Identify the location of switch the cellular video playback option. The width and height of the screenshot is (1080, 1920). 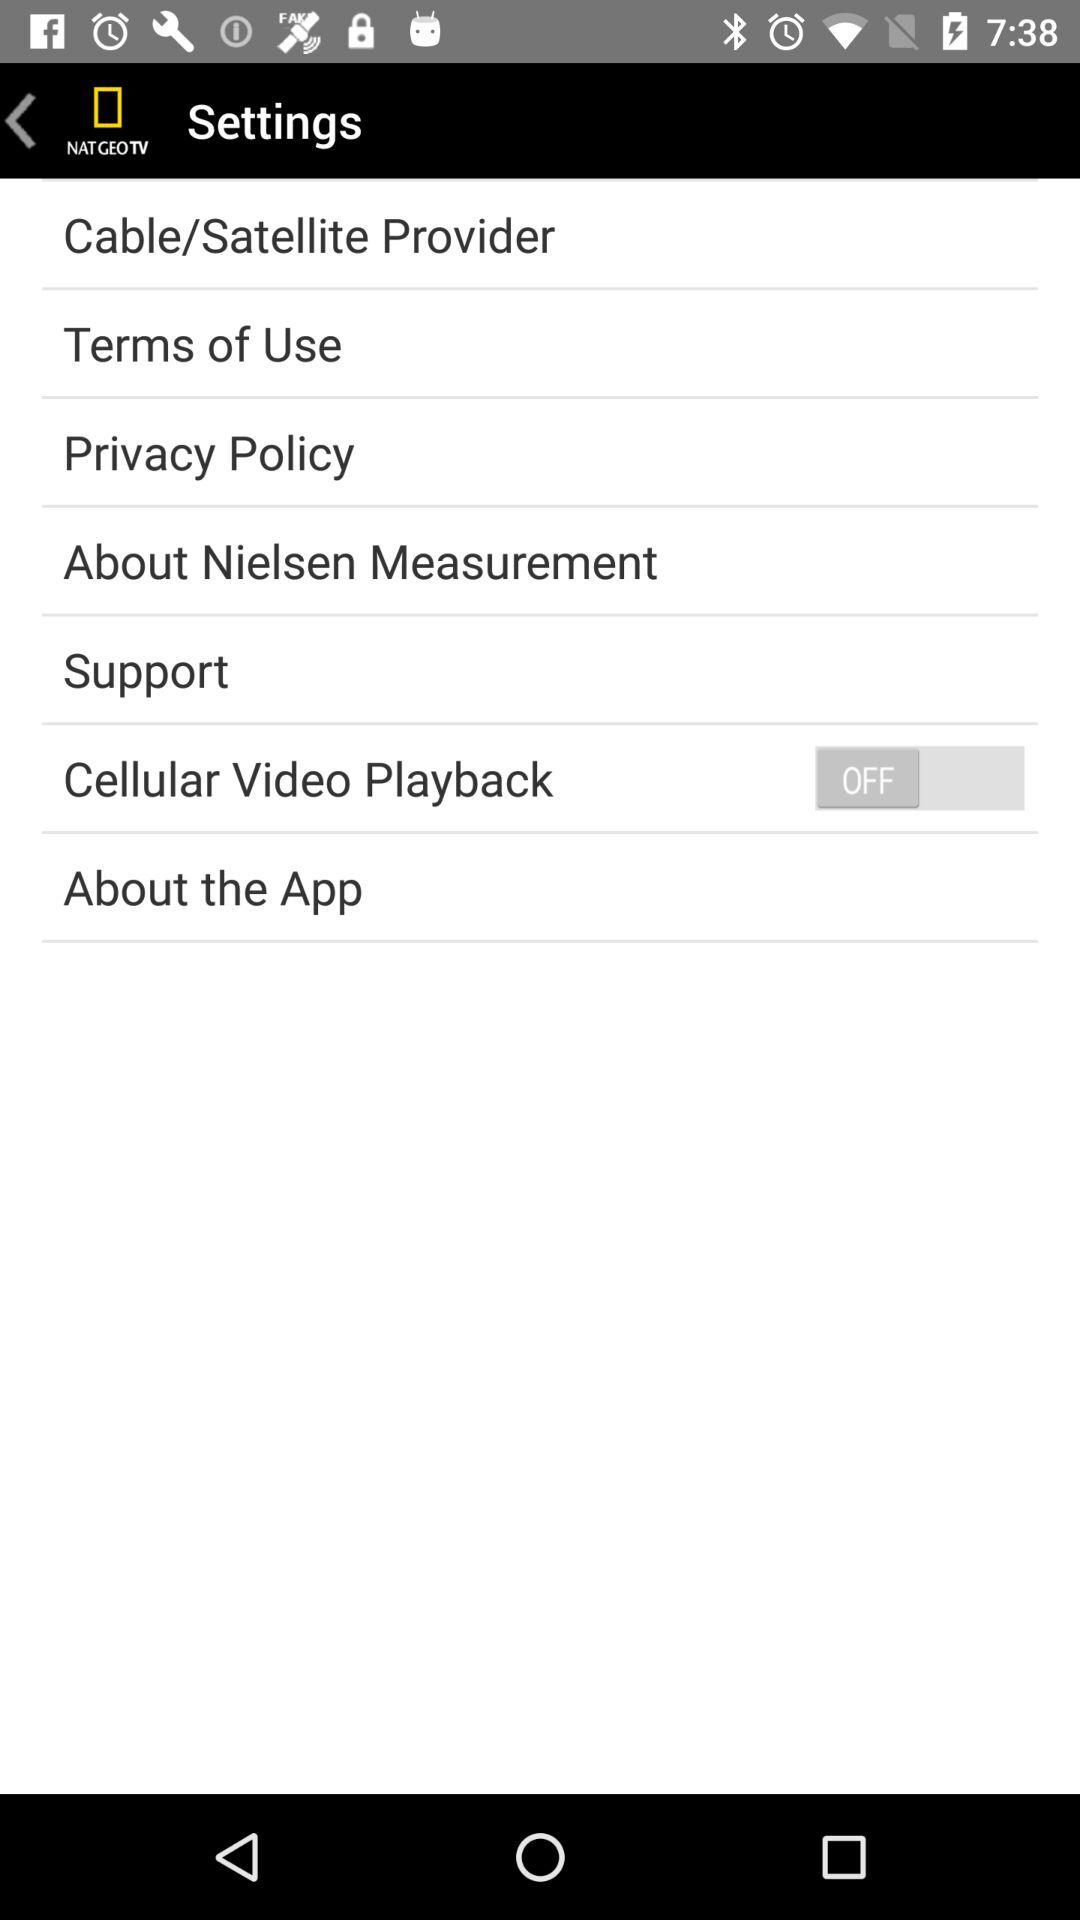
(919, 776).